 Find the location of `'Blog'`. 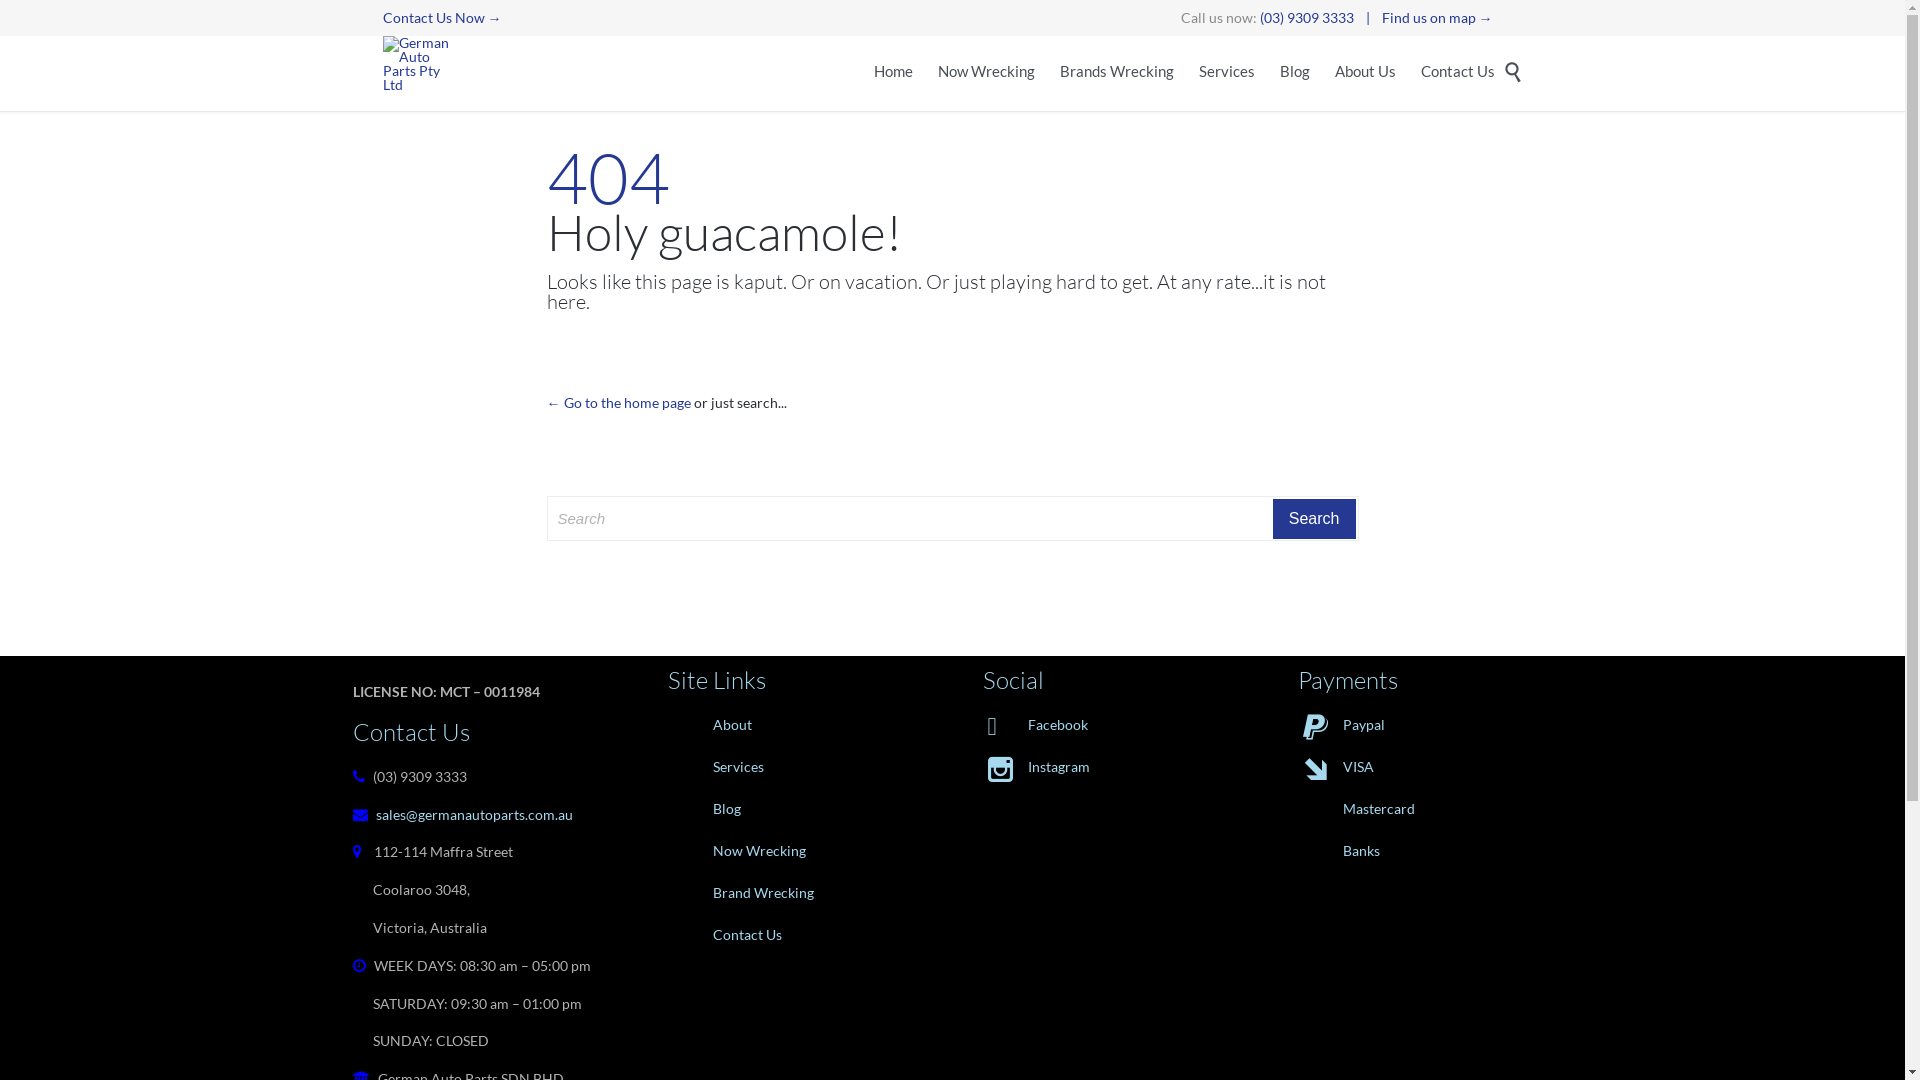

'Blog' is located at coordinates (793, 808).